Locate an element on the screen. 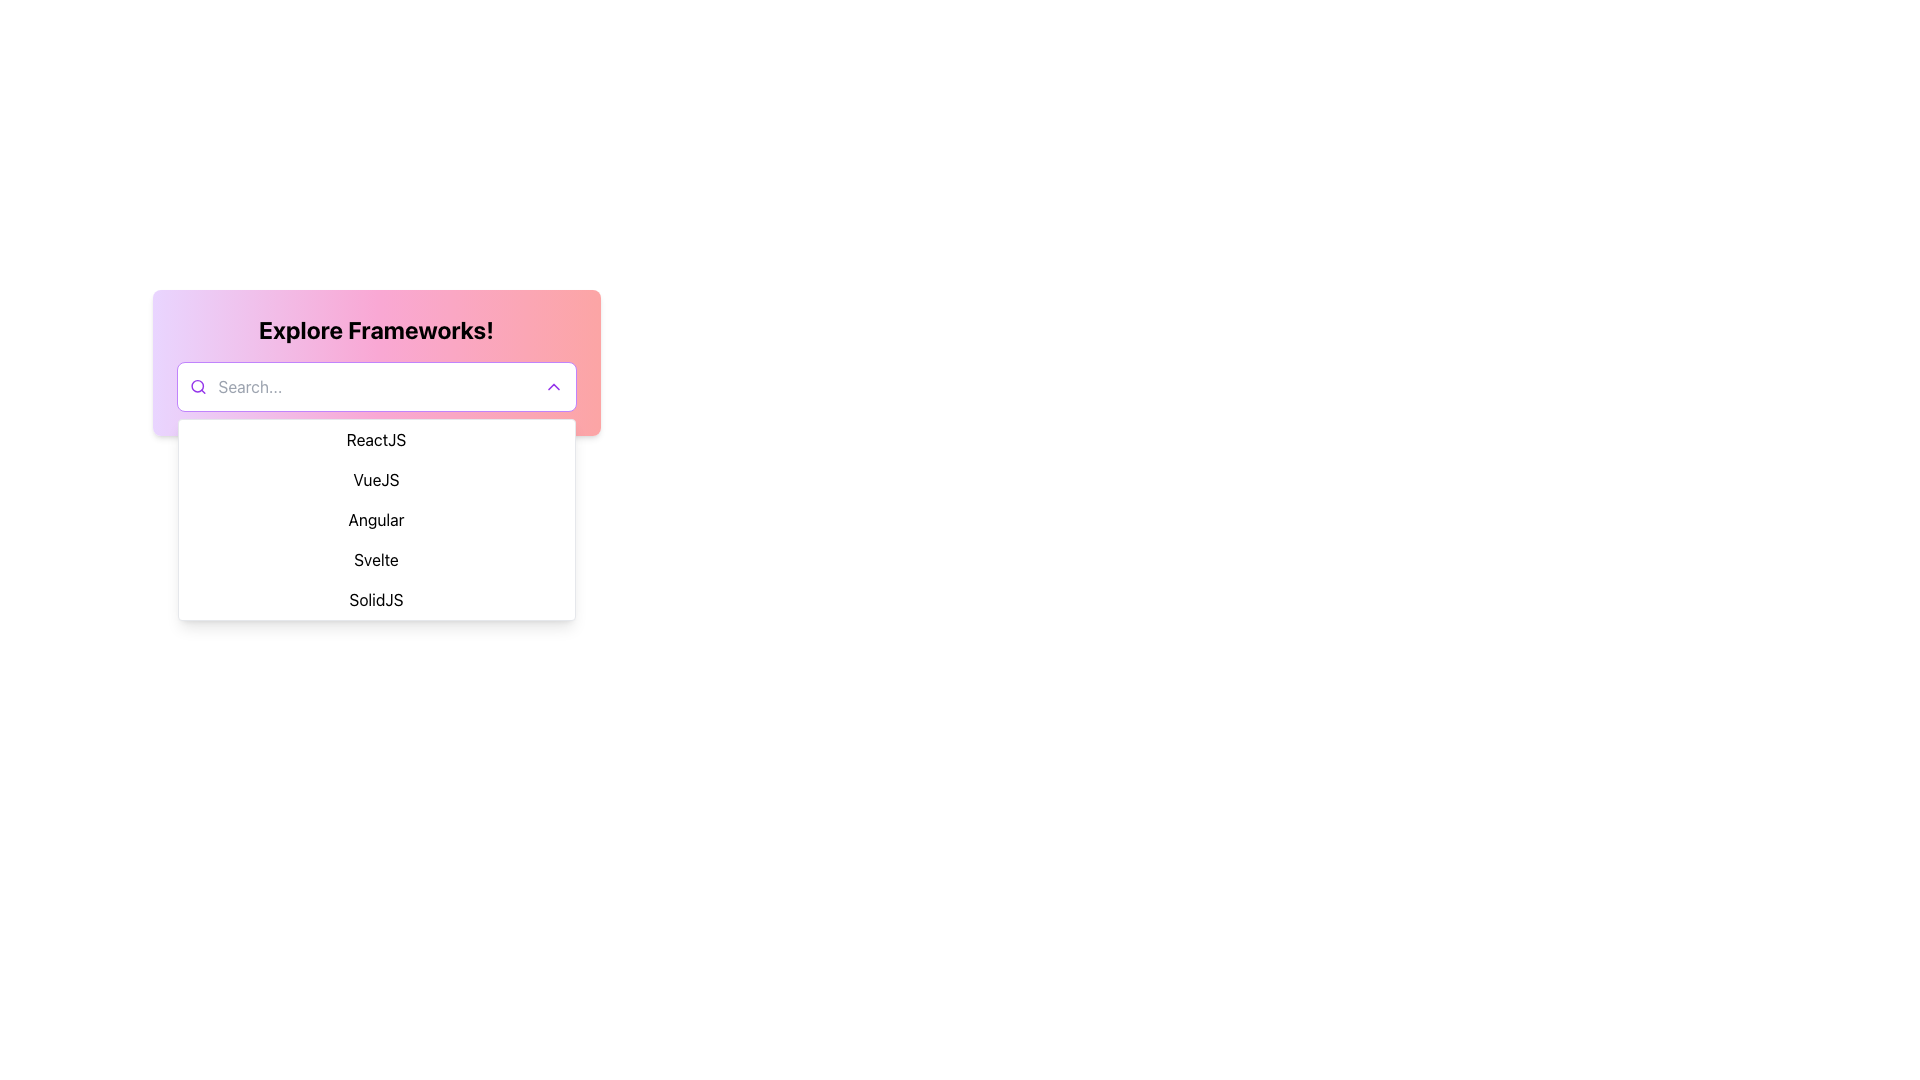  'SolidJS' text item in the dropdown menu, which is the fifth item in the list, by clicking on it is located at coordinates (376, 599).